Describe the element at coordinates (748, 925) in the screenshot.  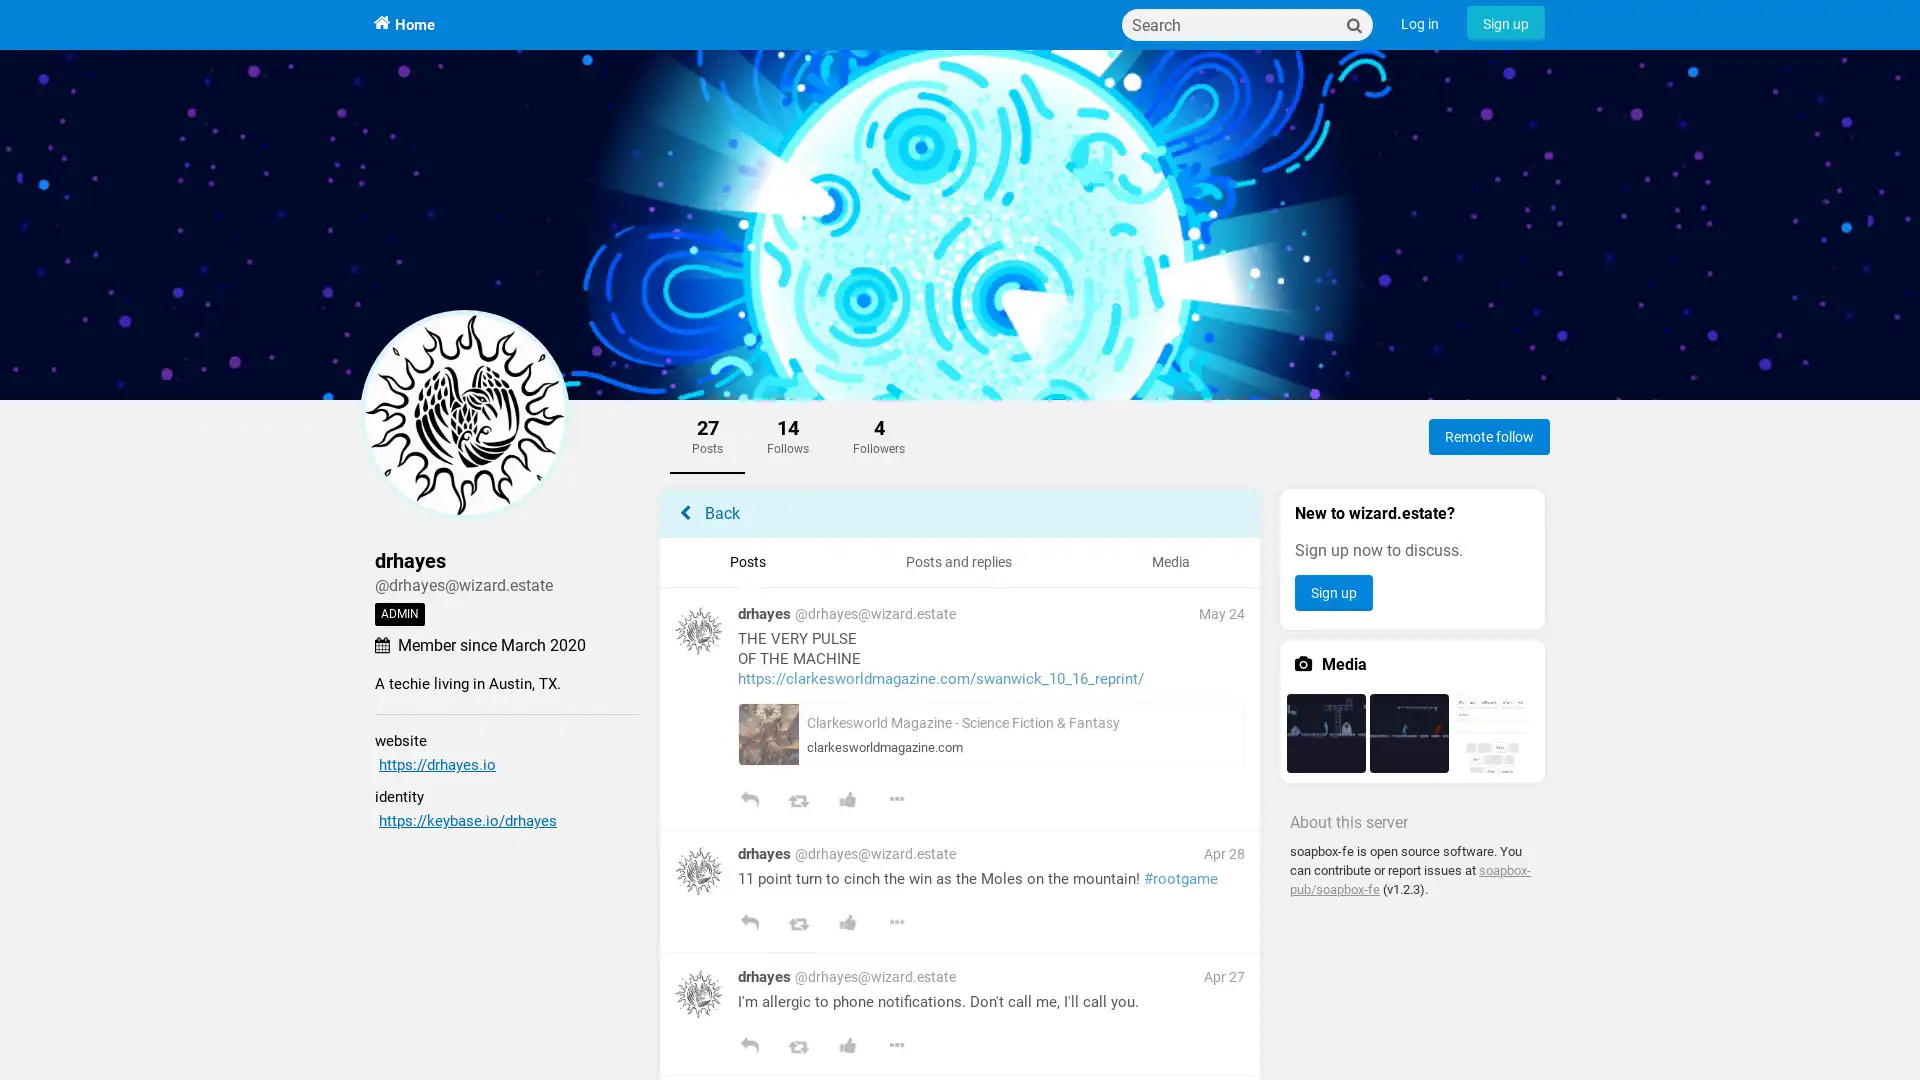
I see `Reply` at that location.